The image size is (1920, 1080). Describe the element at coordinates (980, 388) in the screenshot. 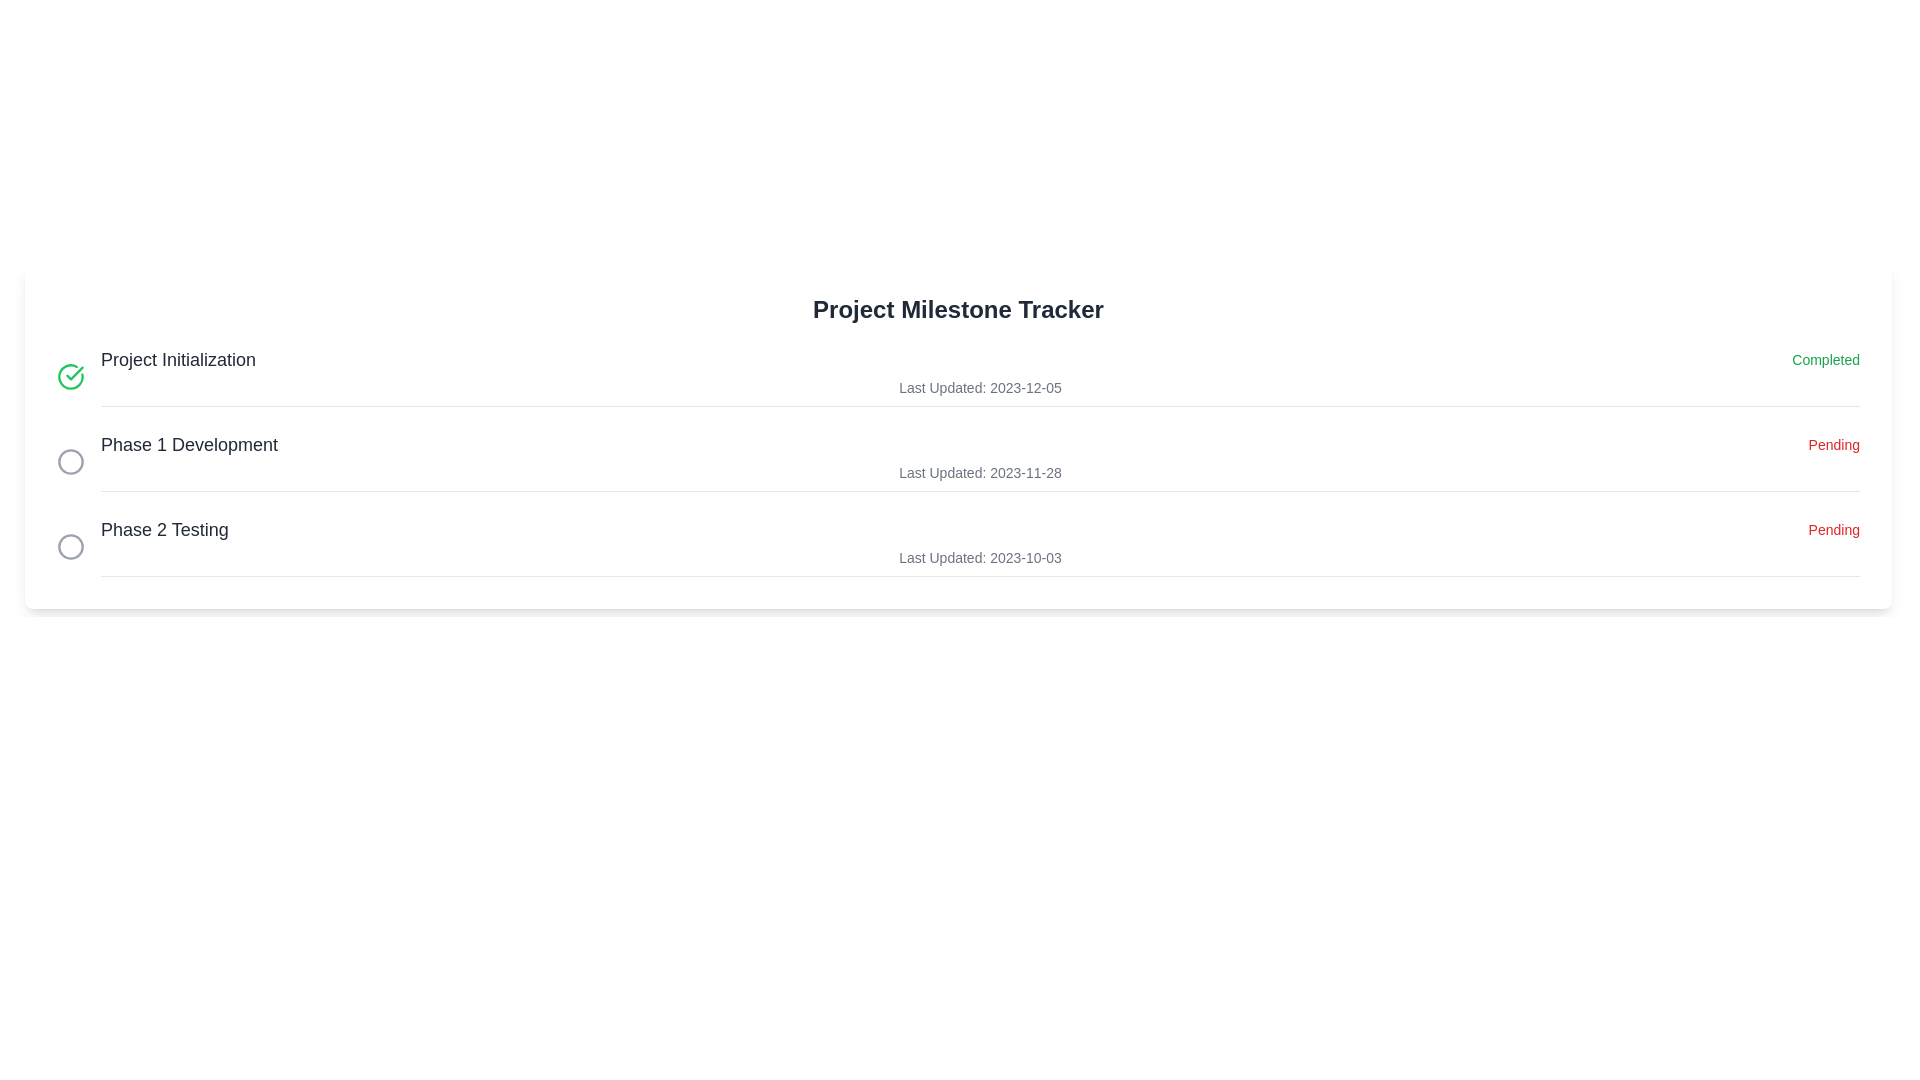

I see `the text label displaying 'Last Updated: 2023-12-05', which is located below the 'Project Initialization' header in the milestone tracker` at that location.